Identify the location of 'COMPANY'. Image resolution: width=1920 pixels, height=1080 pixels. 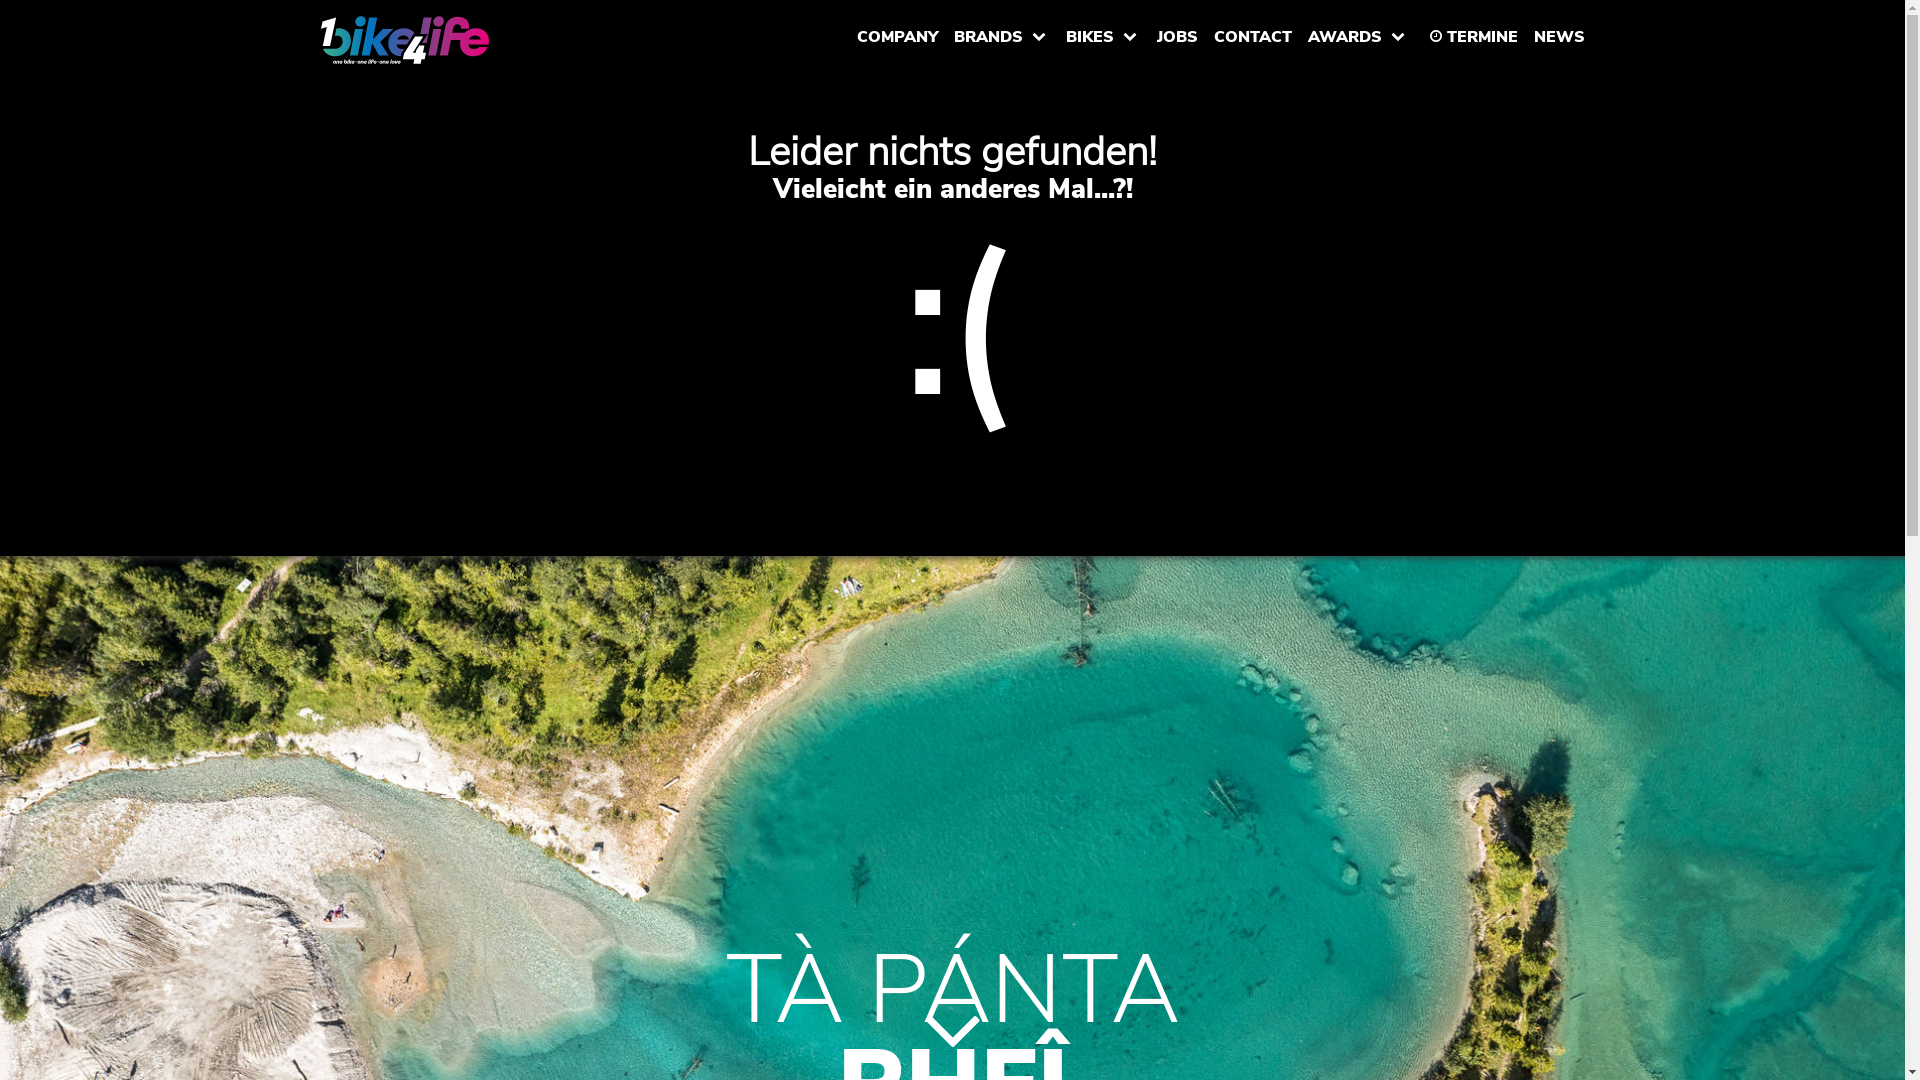
(895, 35).